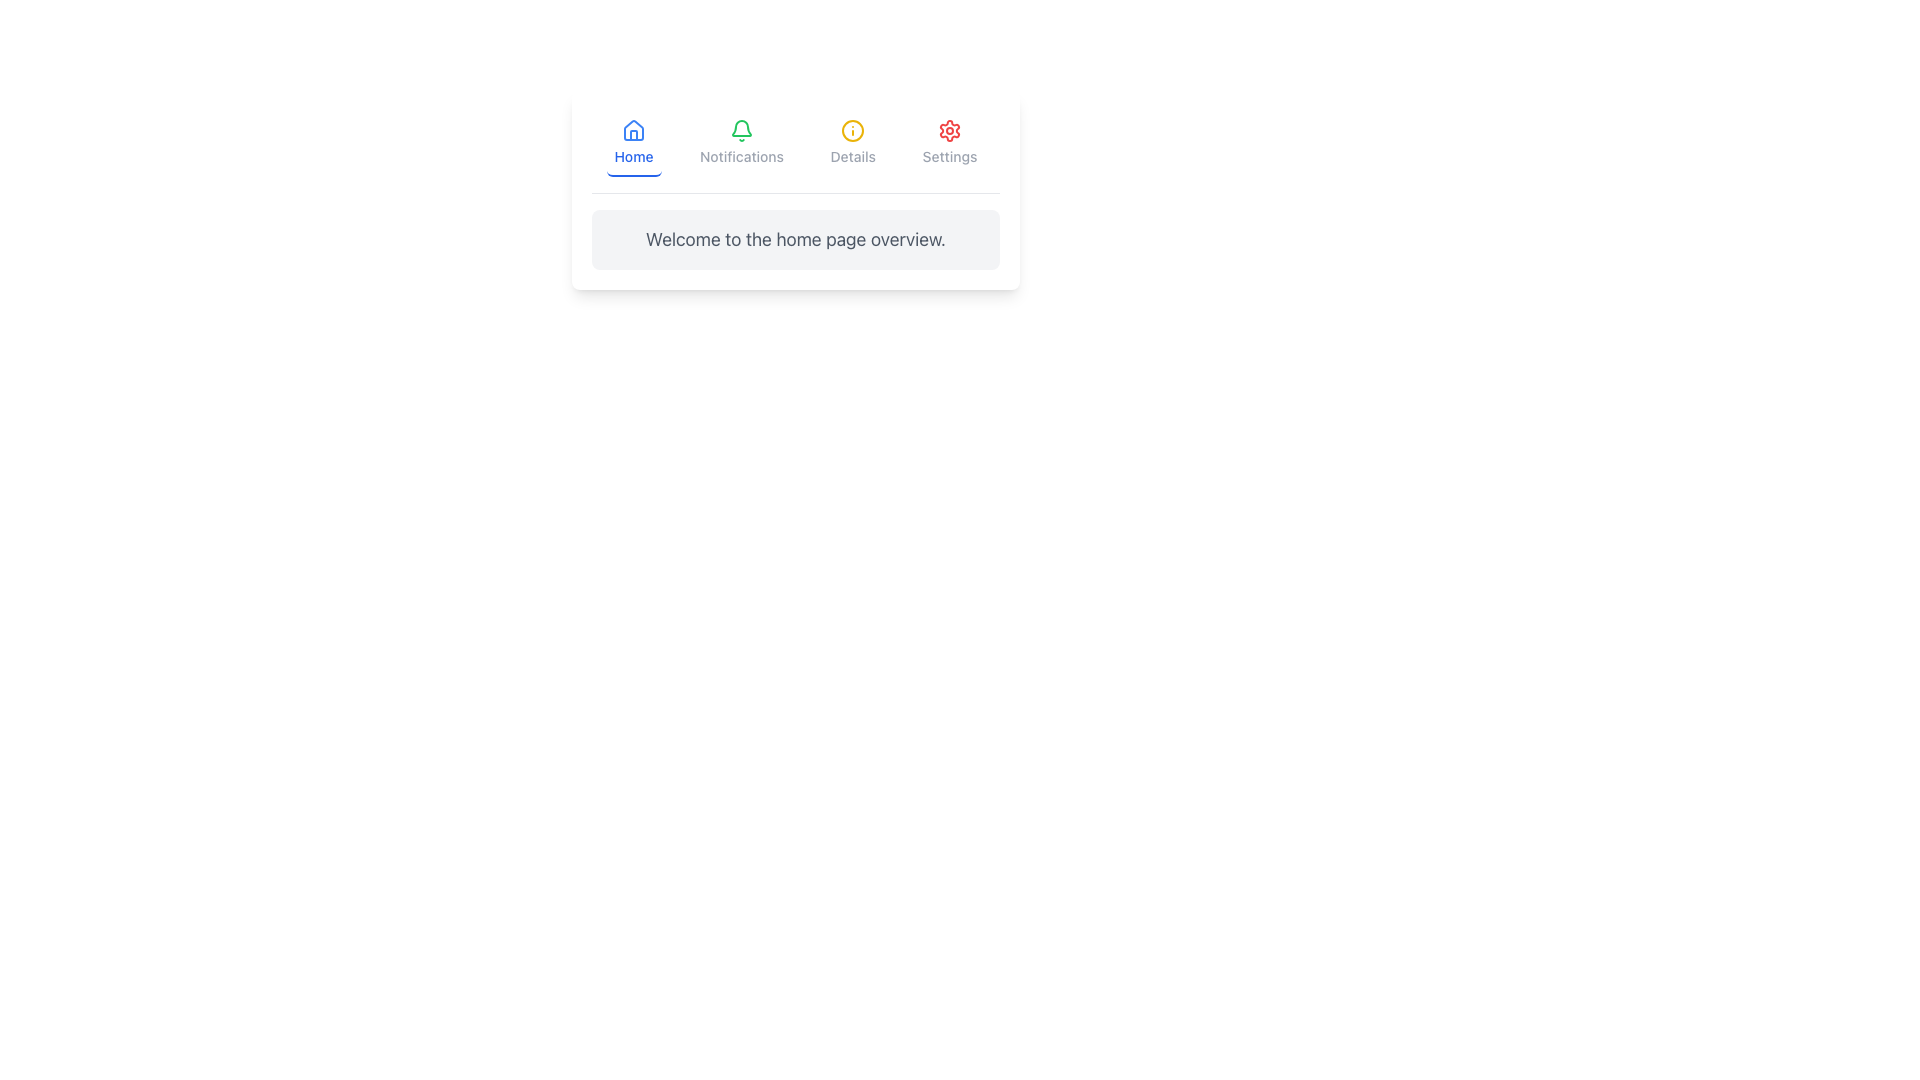 This screenshot has height=1080, width=1920. Describe the element at coordinates (741, 142) in the screenshot. I see `the notifications button located in the horizontal navigation bar, positioned second from the left between the 'Home' and 'Details' elements` at that location.